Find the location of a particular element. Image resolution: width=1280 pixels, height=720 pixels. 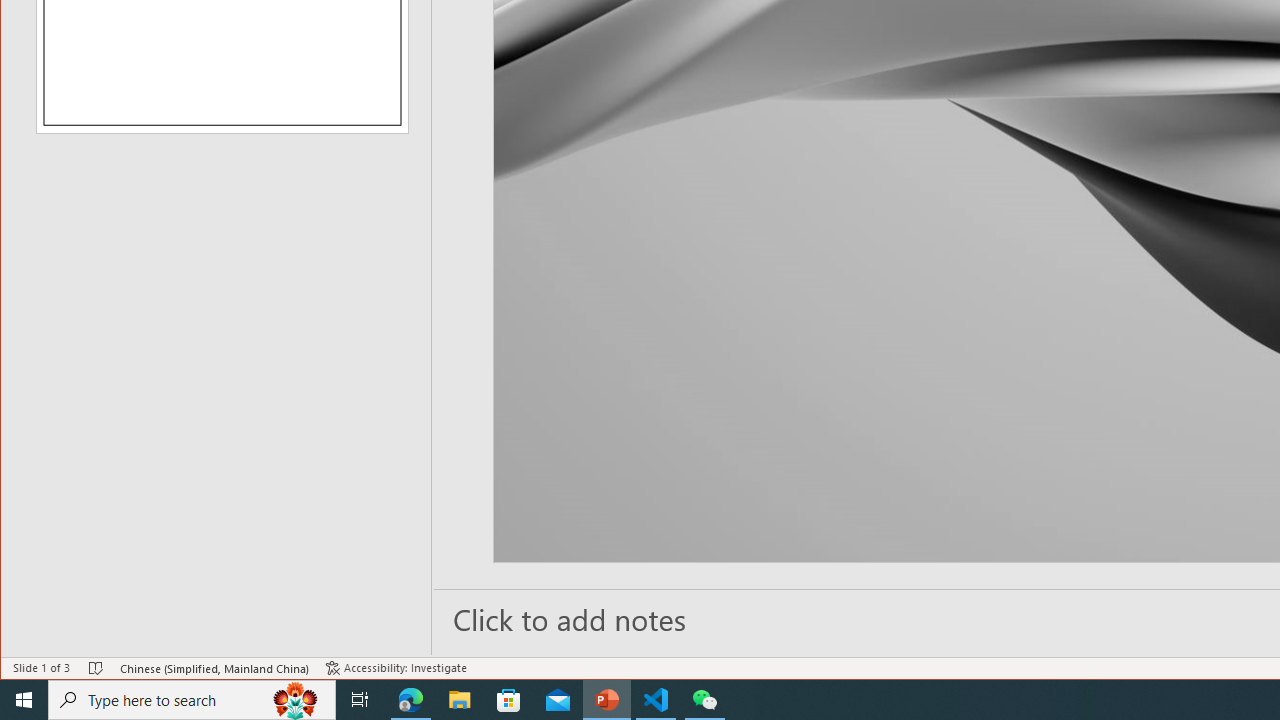

'PowerPoint - 1 running window' is located at coordinates (606, 698).